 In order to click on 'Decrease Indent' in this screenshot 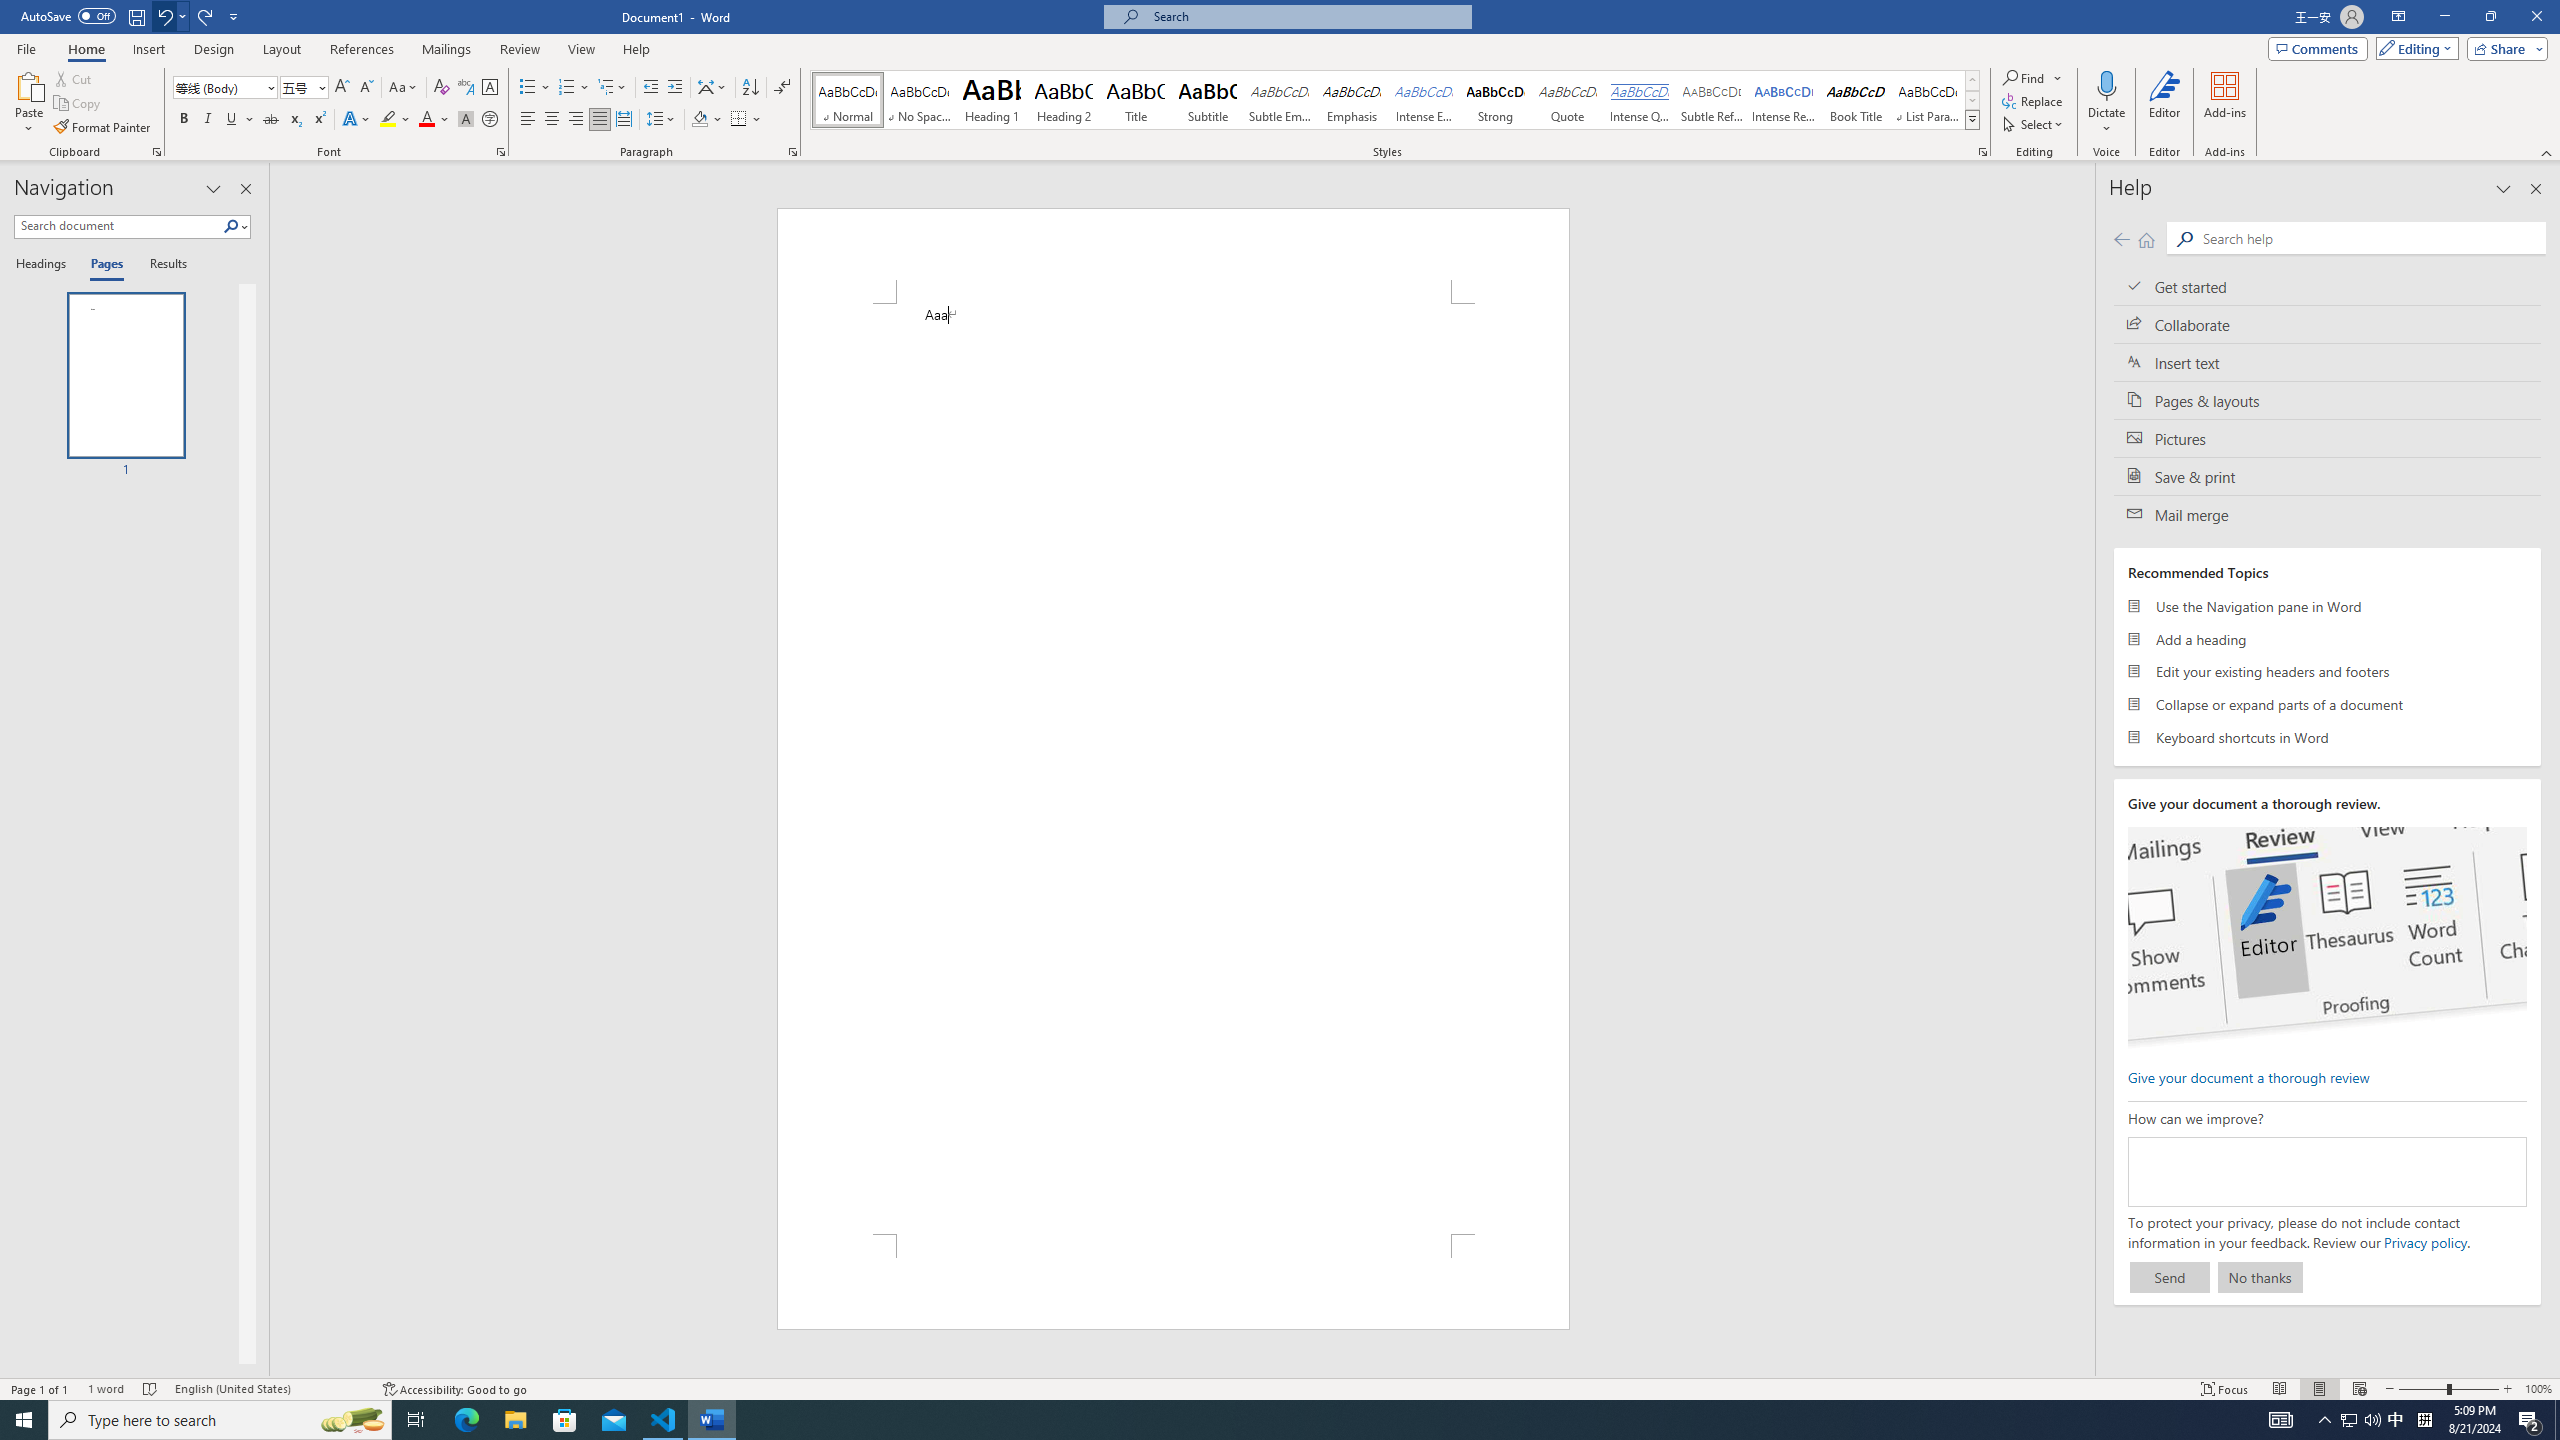, I will do `click(651, 87)`.